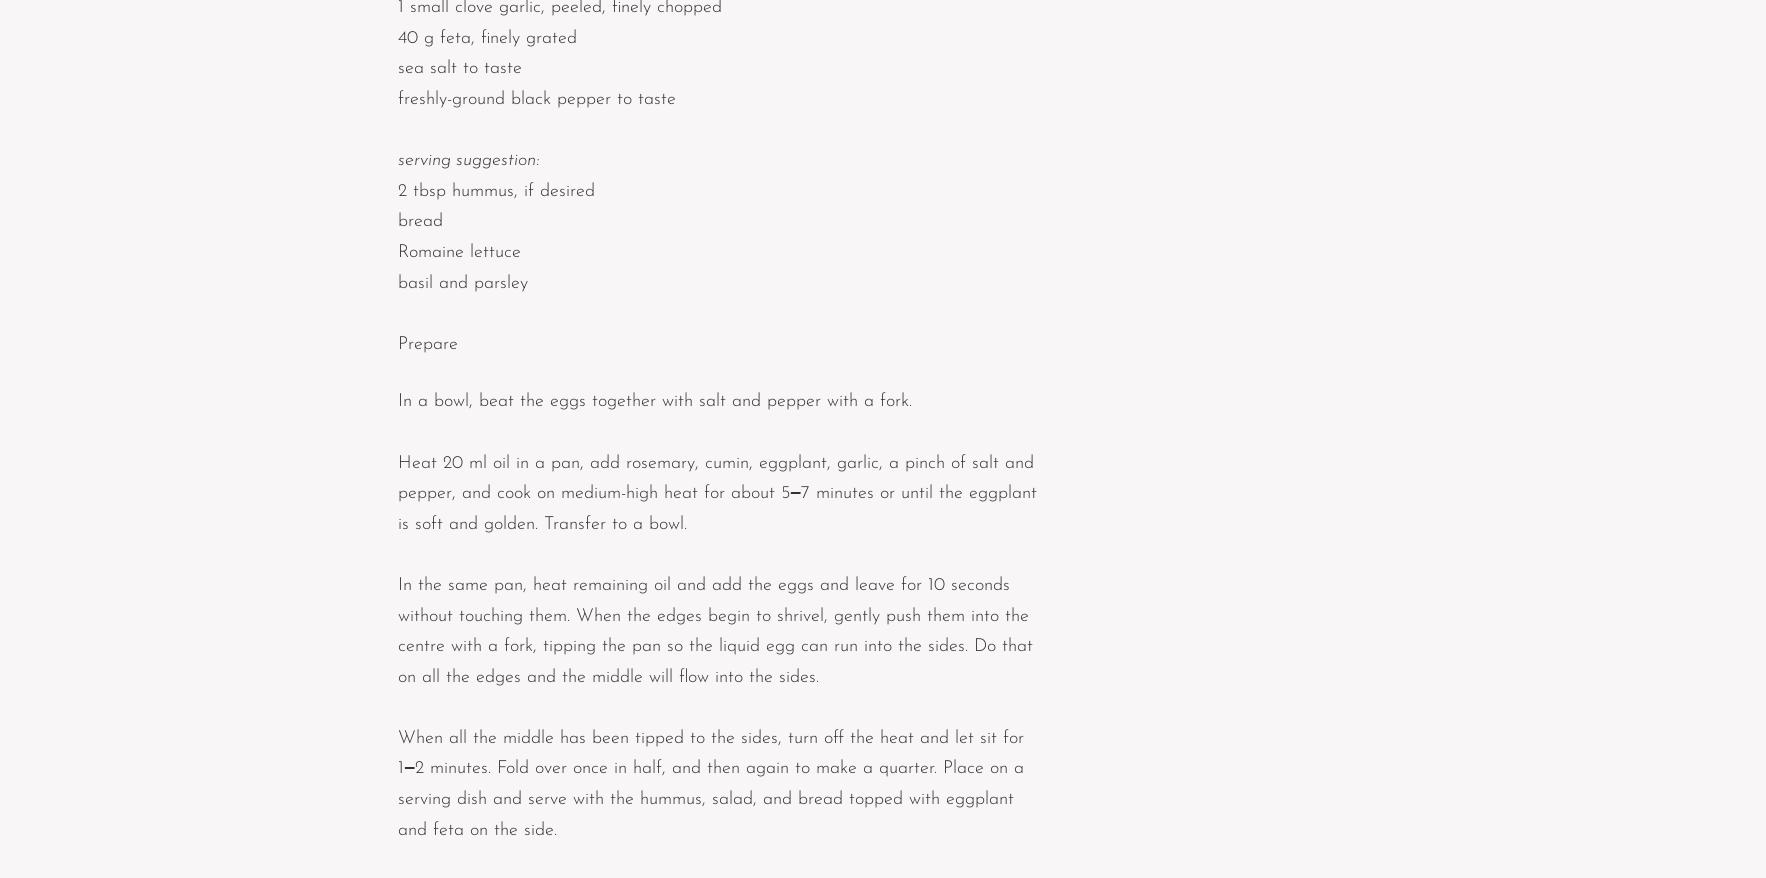 Image resolution: width=1766 pixels, height=878 pixels. What do you see at coordinates (459, 251) in the screenshot?
I see `'Romaine lettuce'` at bounding box center [459, 251].